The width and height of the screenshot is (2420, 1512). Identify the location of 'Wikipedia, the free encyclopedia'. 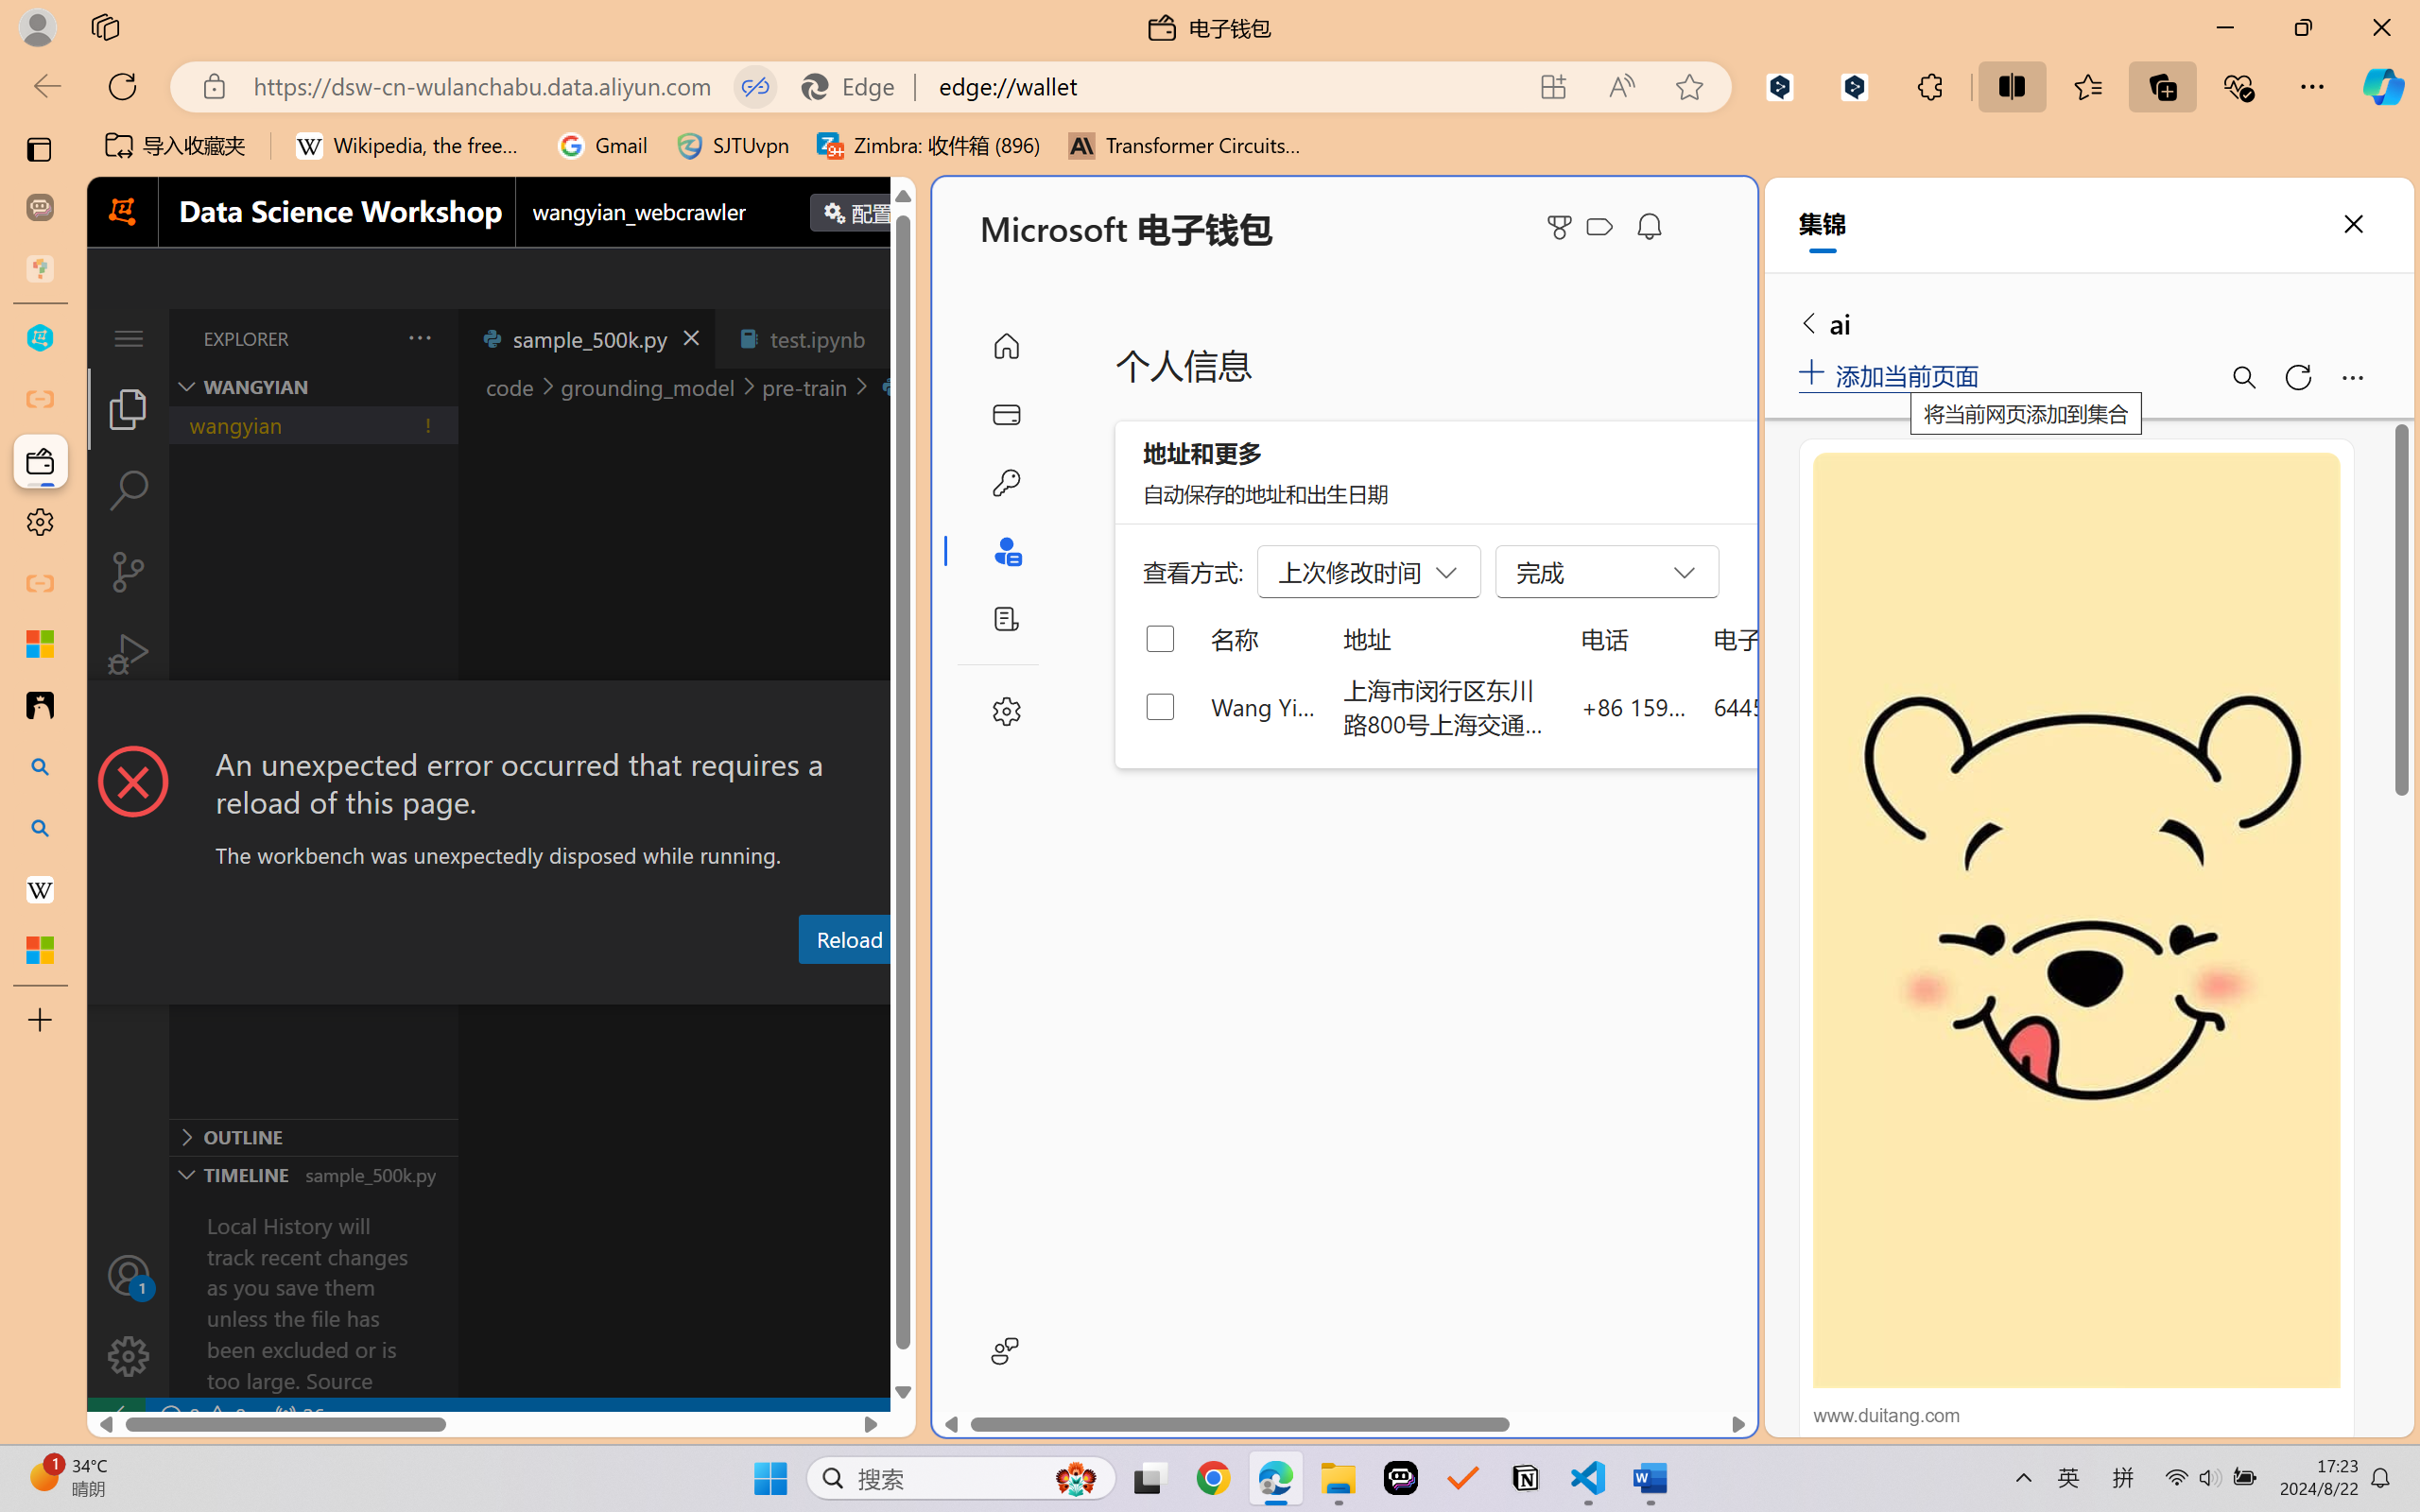
(411, 145).